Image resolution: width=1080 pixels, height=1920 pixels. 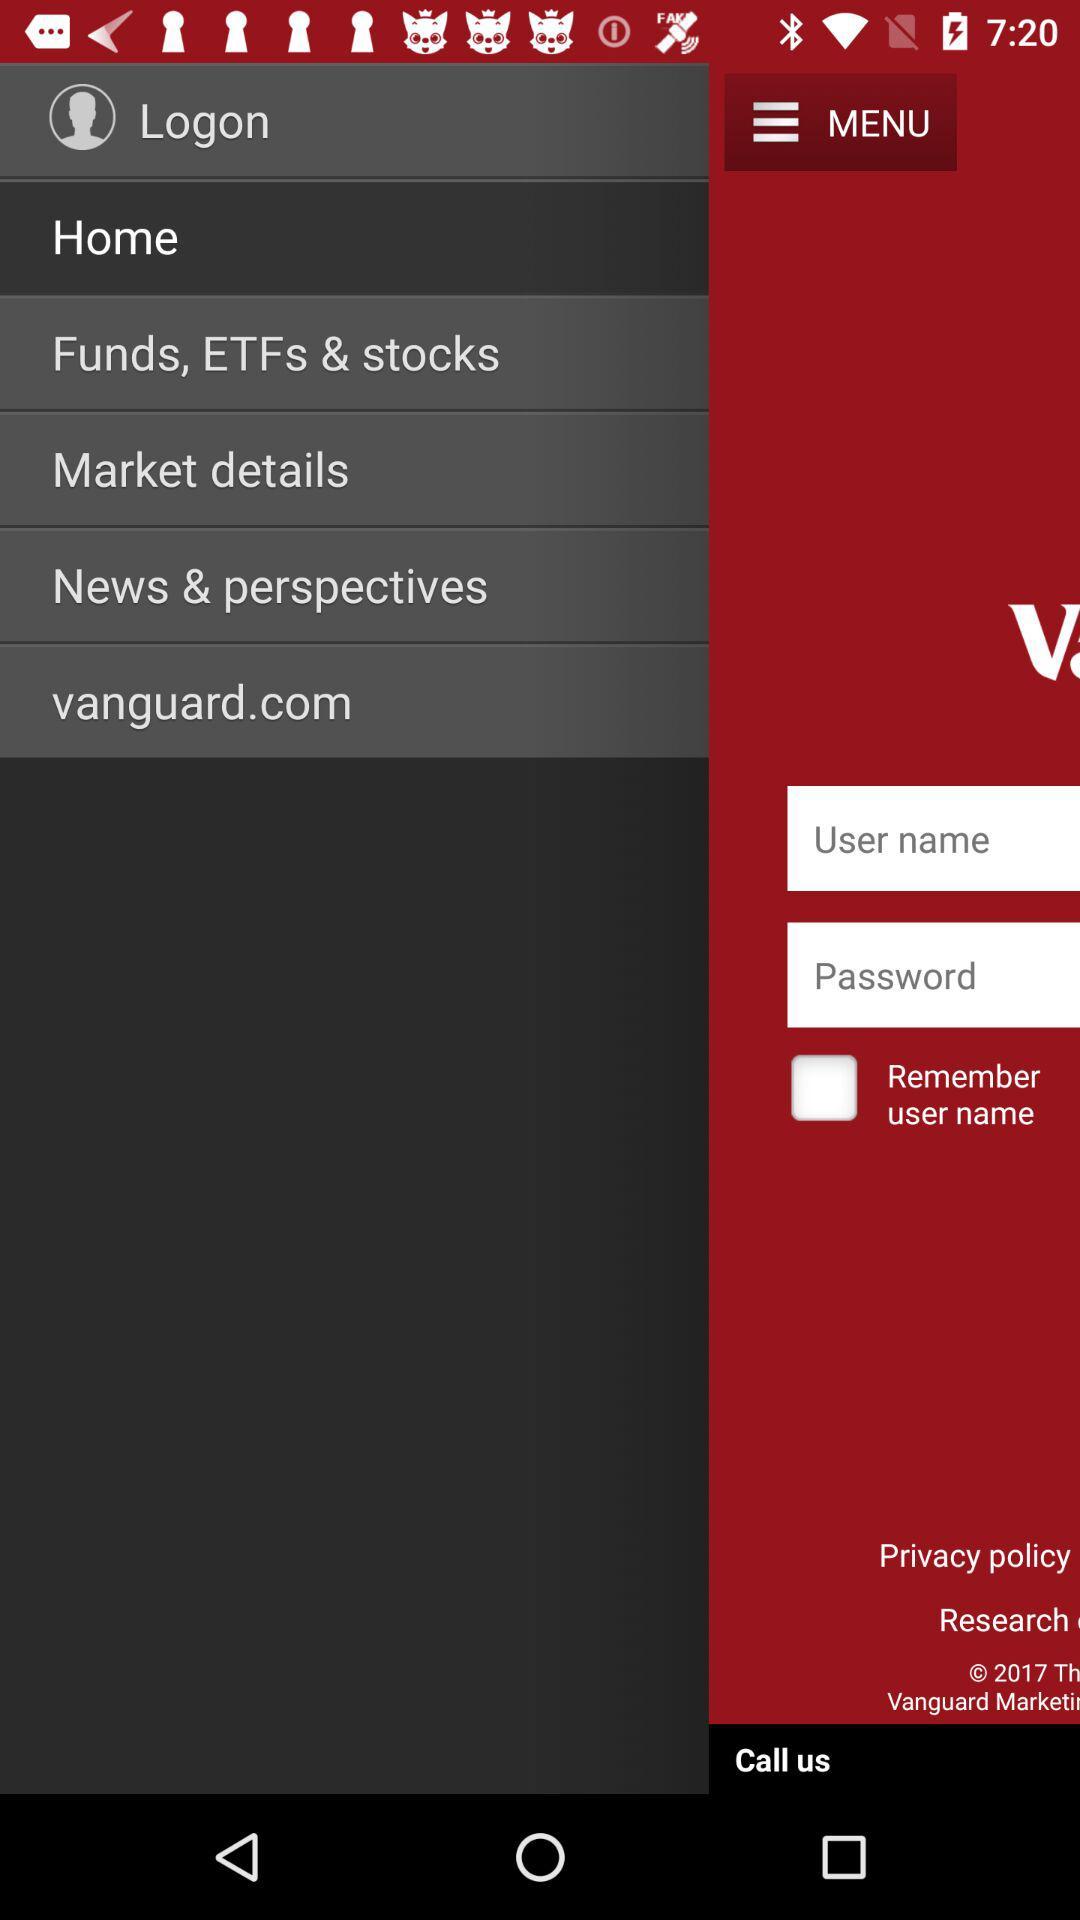 What do you see at coordinates (933, 975) in the screenshot?
I see `the text above the text username` at bounding box center [933, 975].